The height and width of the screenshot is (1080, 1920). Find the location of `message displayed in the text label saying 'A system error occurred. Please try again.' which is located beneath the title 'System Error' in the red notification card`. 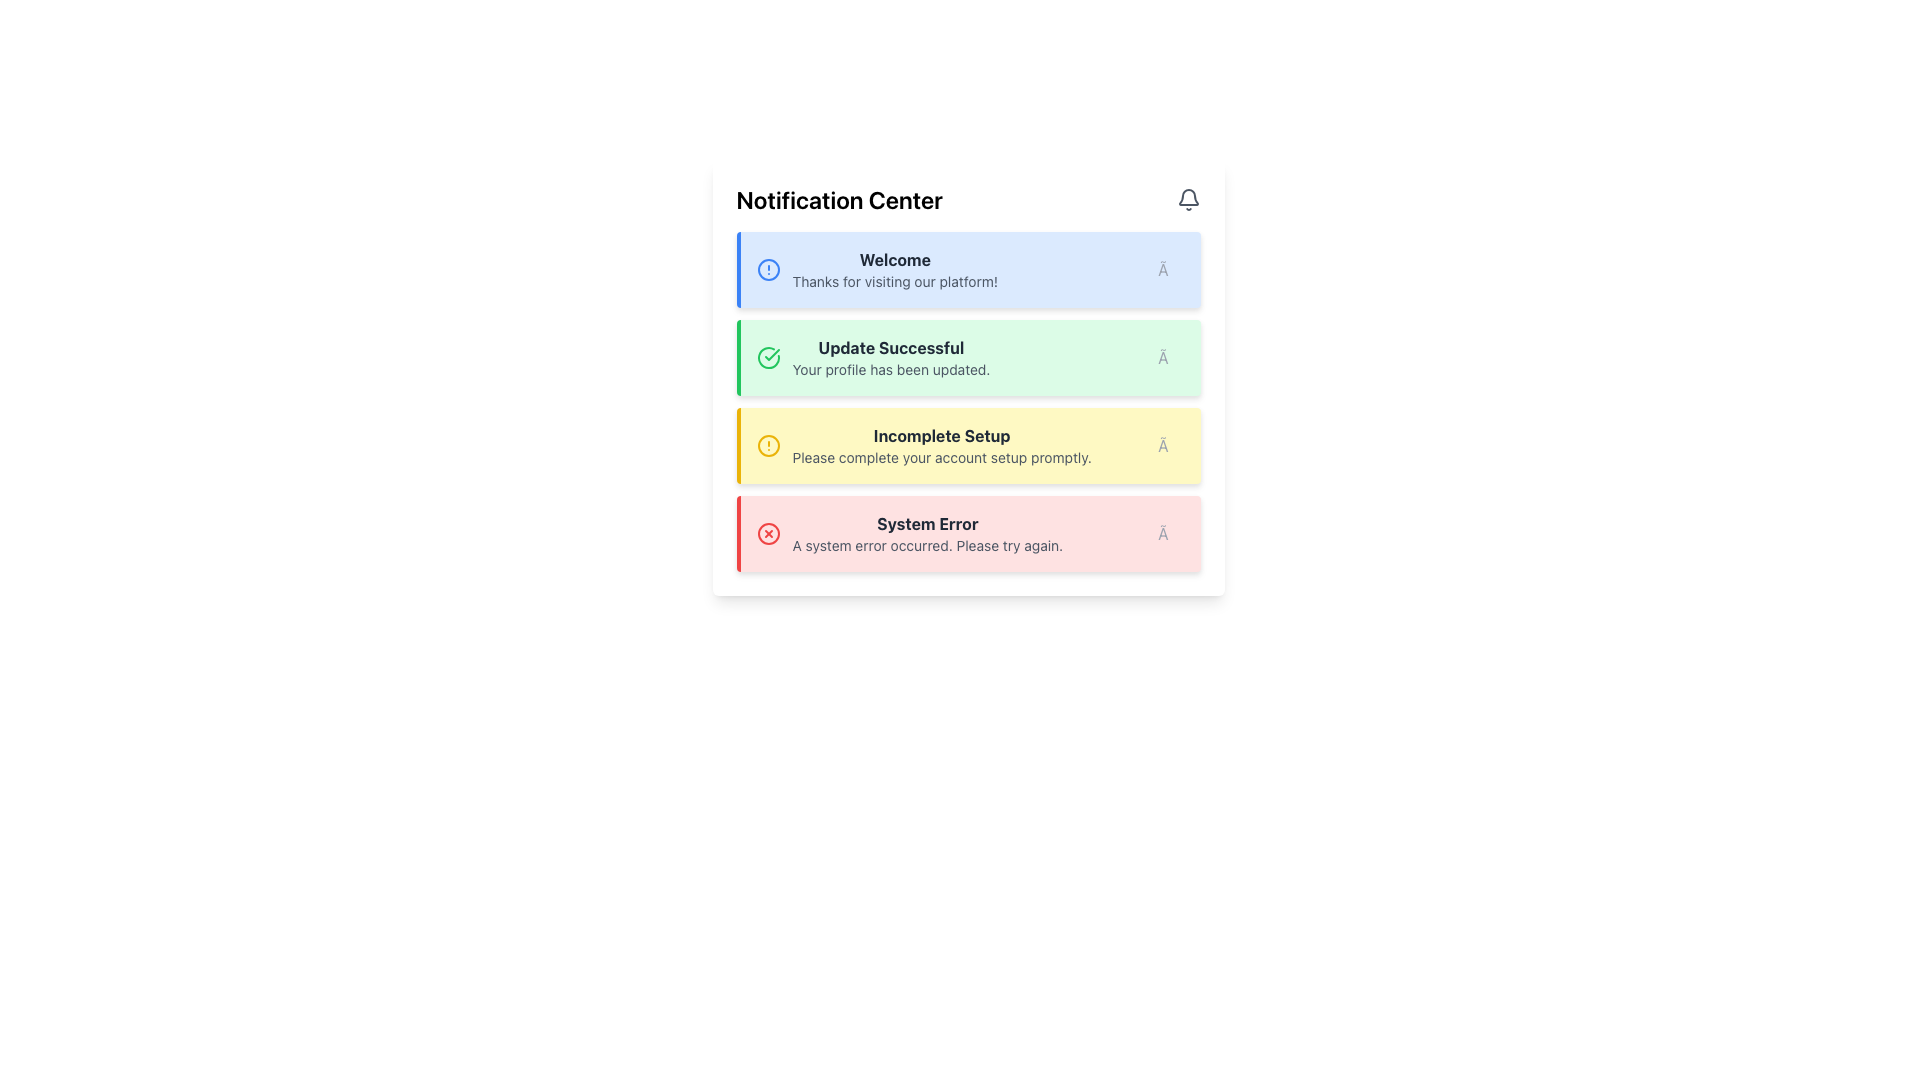

message displayed in the text label saying 'A system error occurred. Please try again.' which is located beneath the title 'System Error' in the red notification card is located at coordinates (926, 546).